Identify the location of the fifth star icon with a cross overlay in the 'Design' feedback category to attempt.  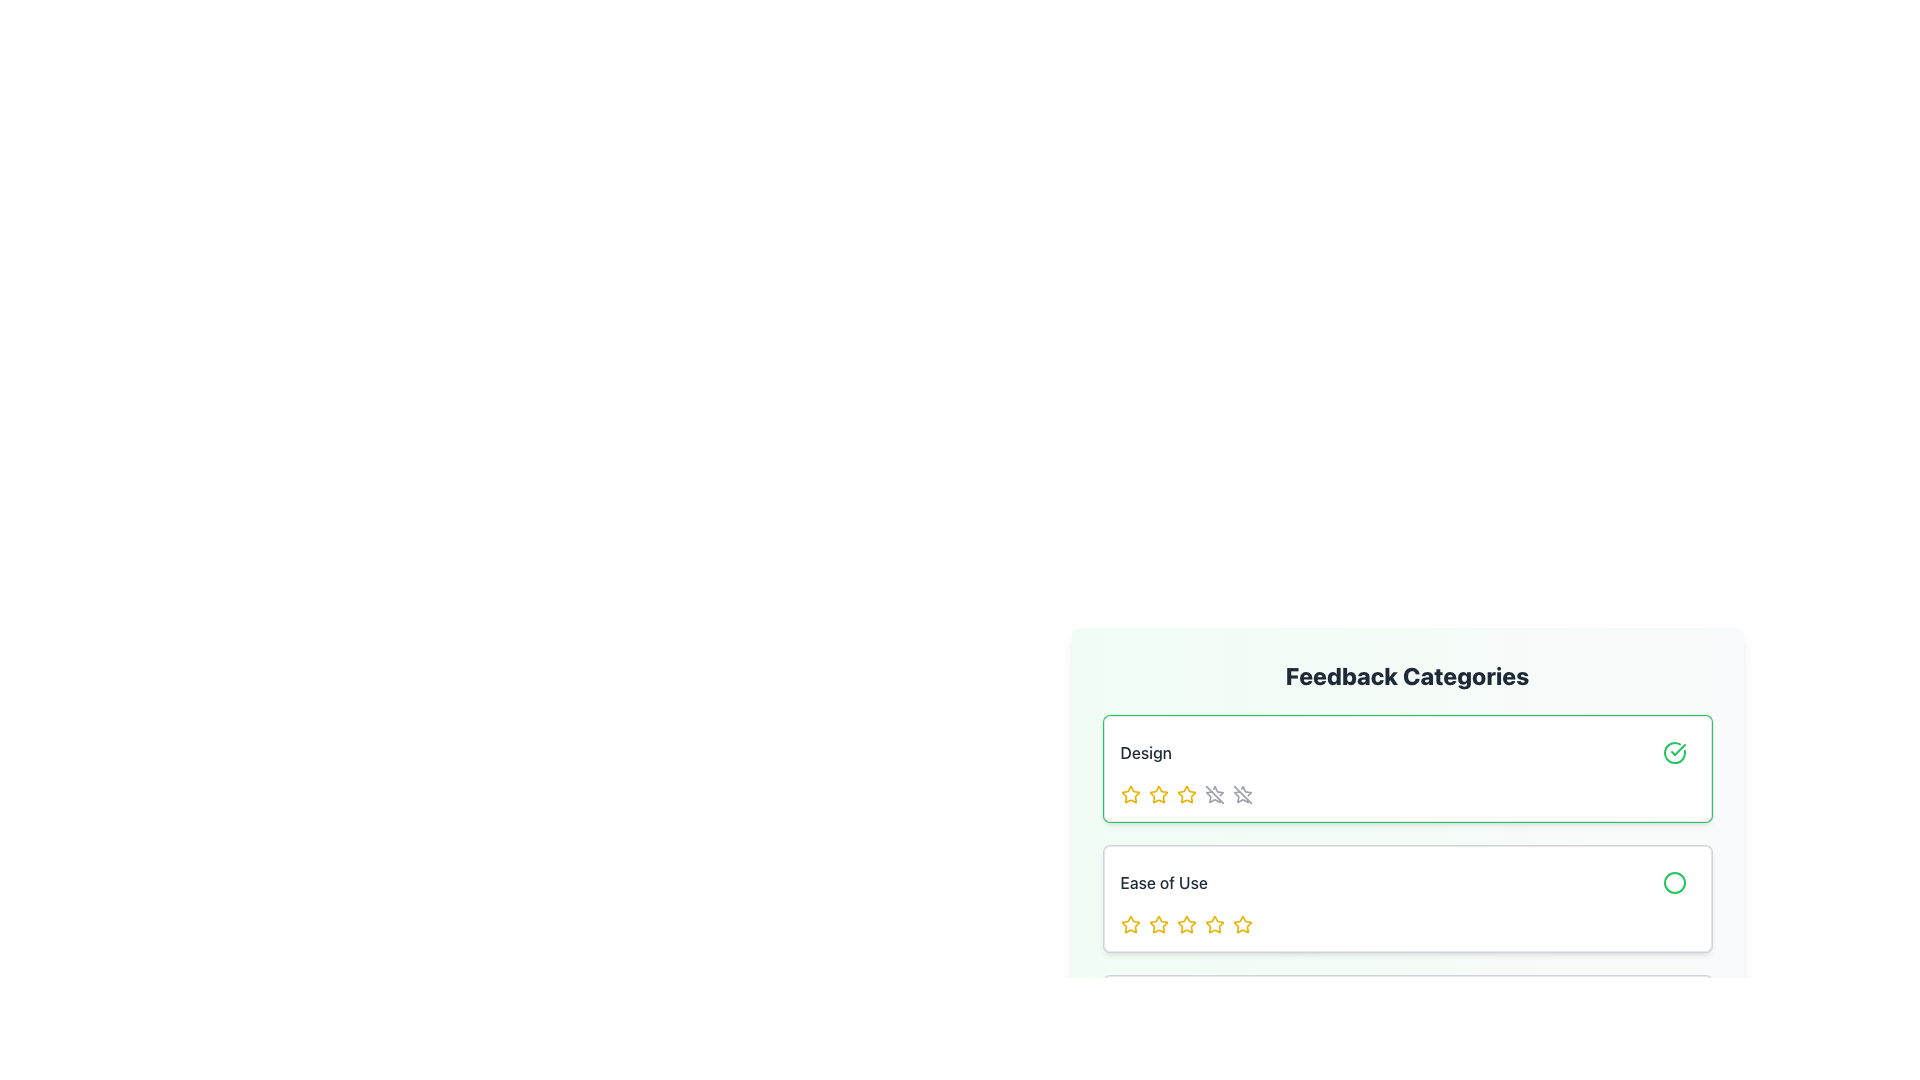
(1213, 793).